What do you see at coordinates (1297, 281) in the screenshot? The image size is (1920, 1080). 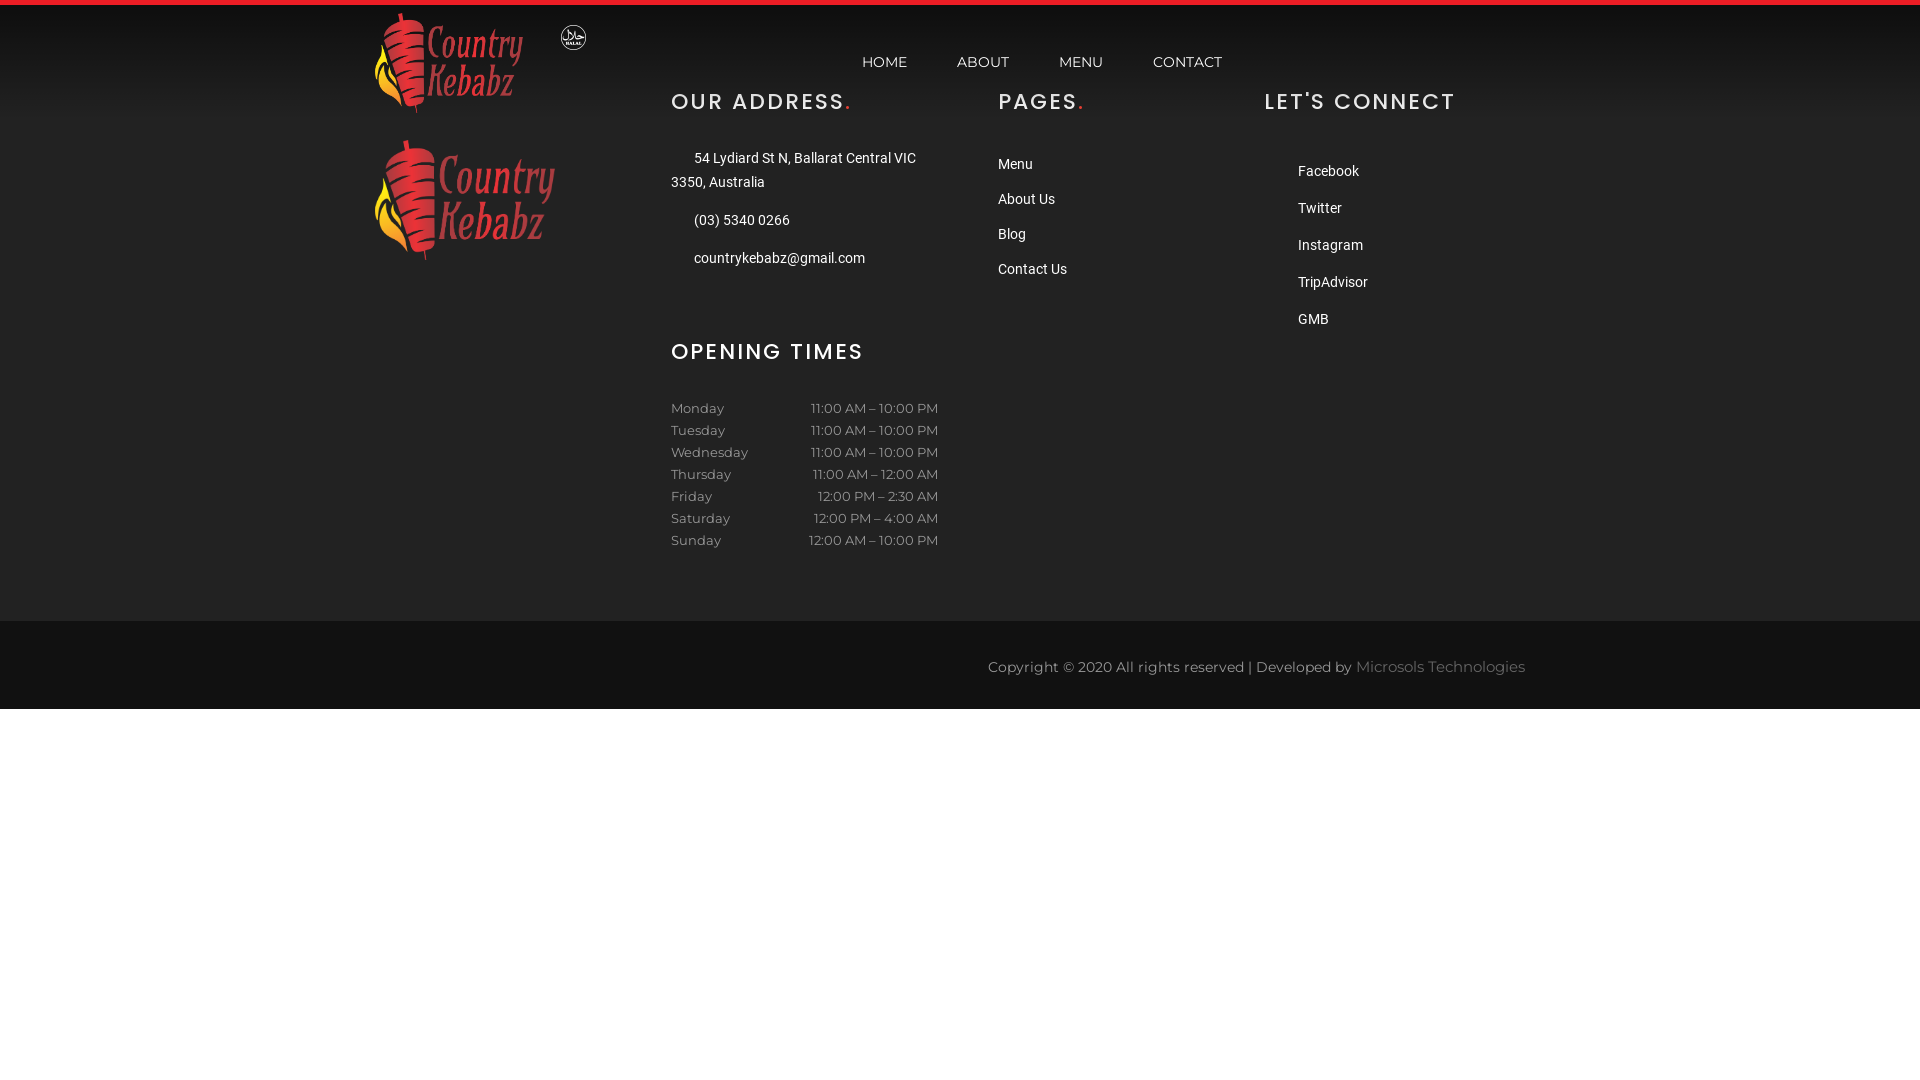 I see `'TripAdvisor'` at bounding box center [1297, 281].